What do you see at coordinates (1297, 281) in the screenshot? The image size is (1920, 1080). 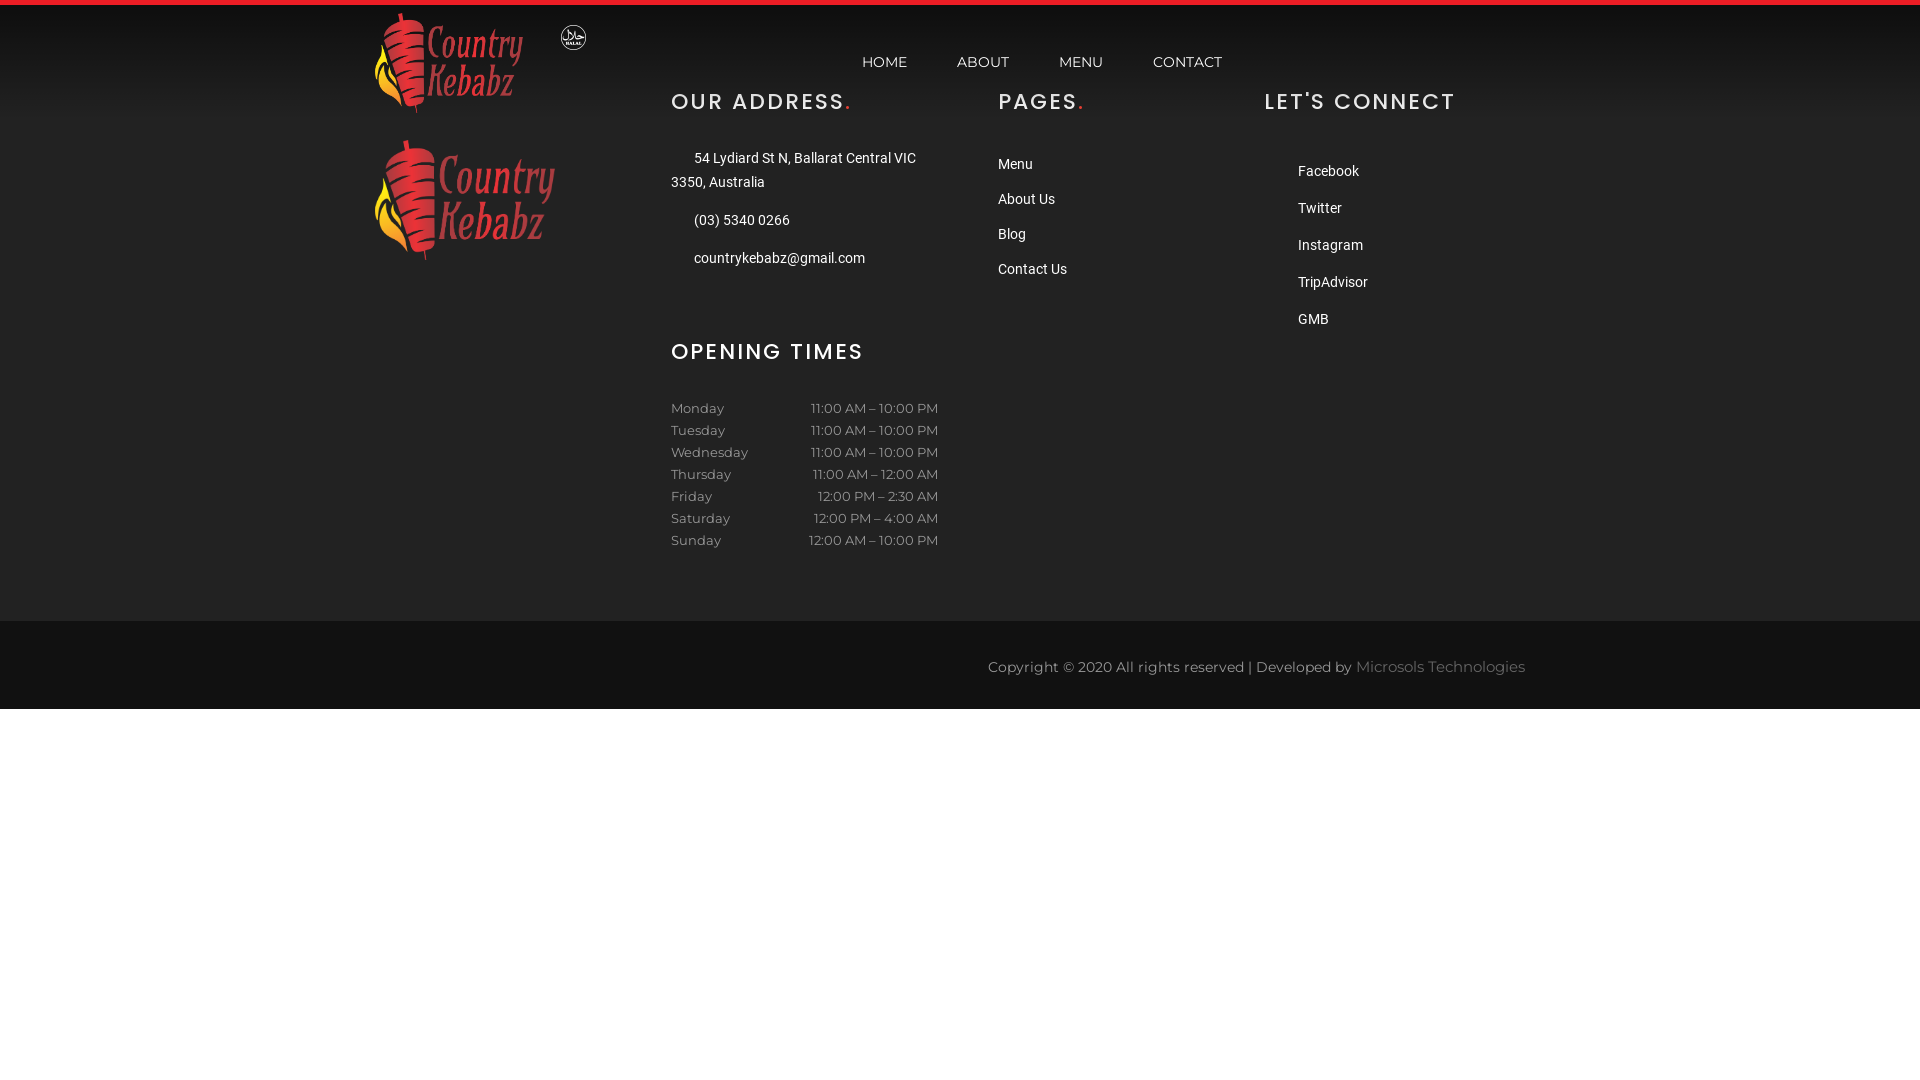 I see `'TripAdvisor'` at bounding box center [1297, 281].